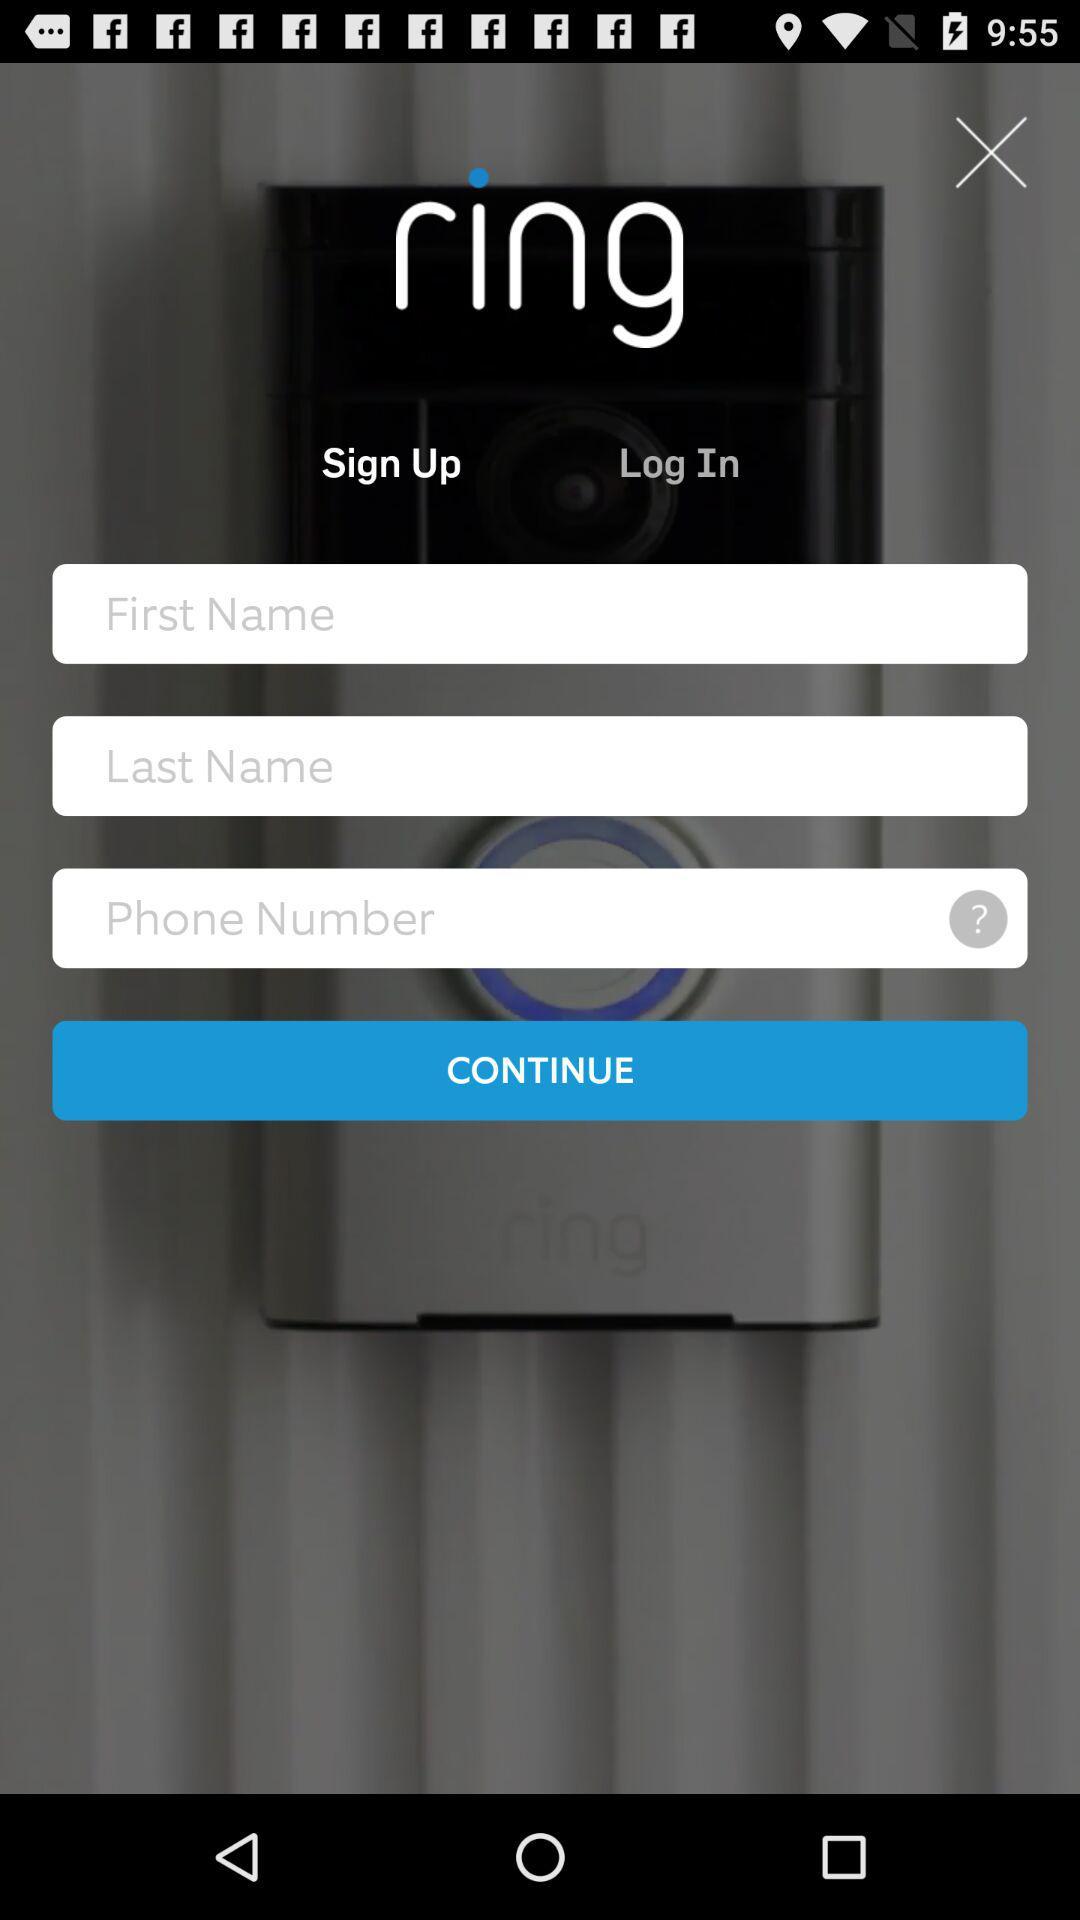 The width and height of the screenshot is (1080, 1920). I want to click on the icon at the top left corner, so click(309, 460).